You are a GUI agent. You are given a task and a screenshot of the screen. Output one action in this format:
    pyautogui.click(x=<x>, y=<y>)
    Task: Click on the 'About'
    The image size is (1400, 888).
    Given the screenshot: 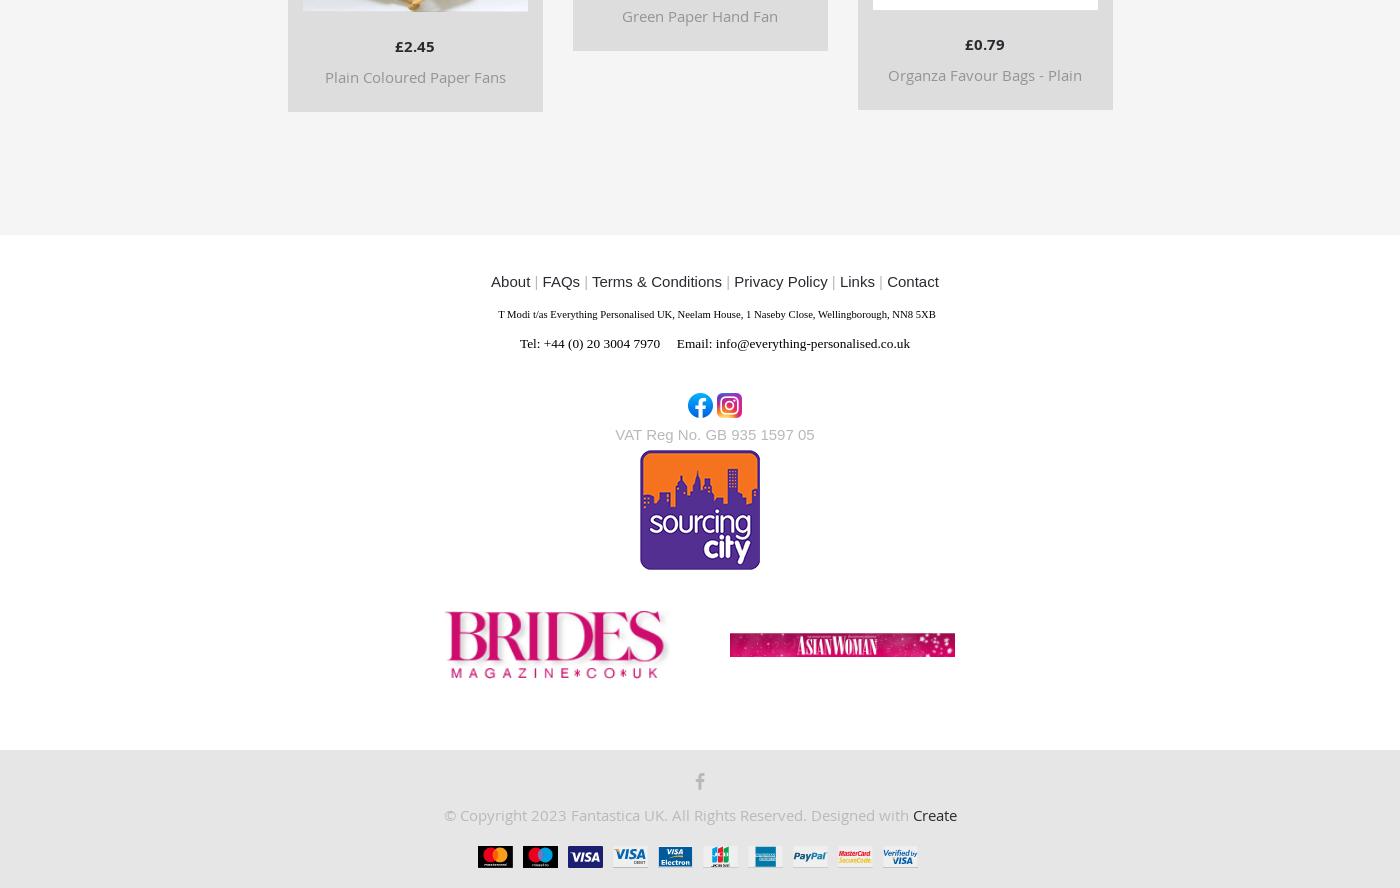 What is the action you would take?
    pyautogui.click(x=510, y=280)
    